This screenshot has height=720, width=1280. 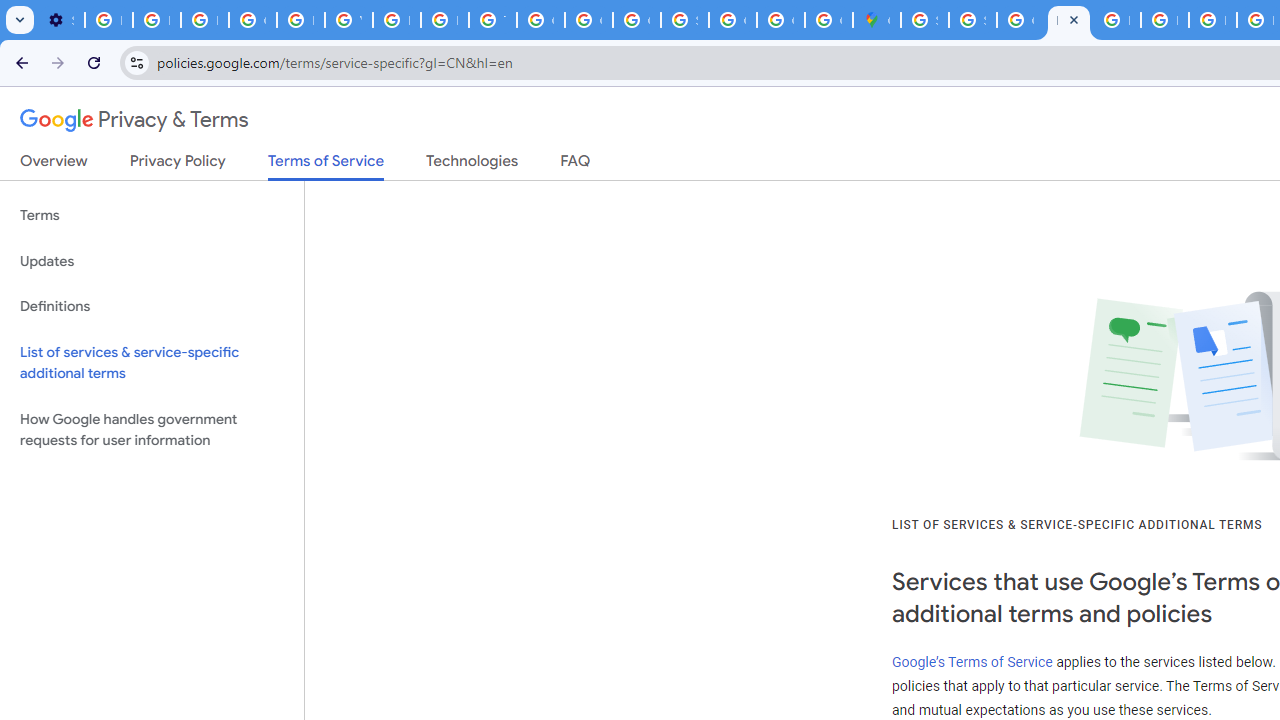 What do you see at coordinates (60, 20) in the screenshot?
I see `'Settings - Customize profile'` at bounding box center [60, 20].